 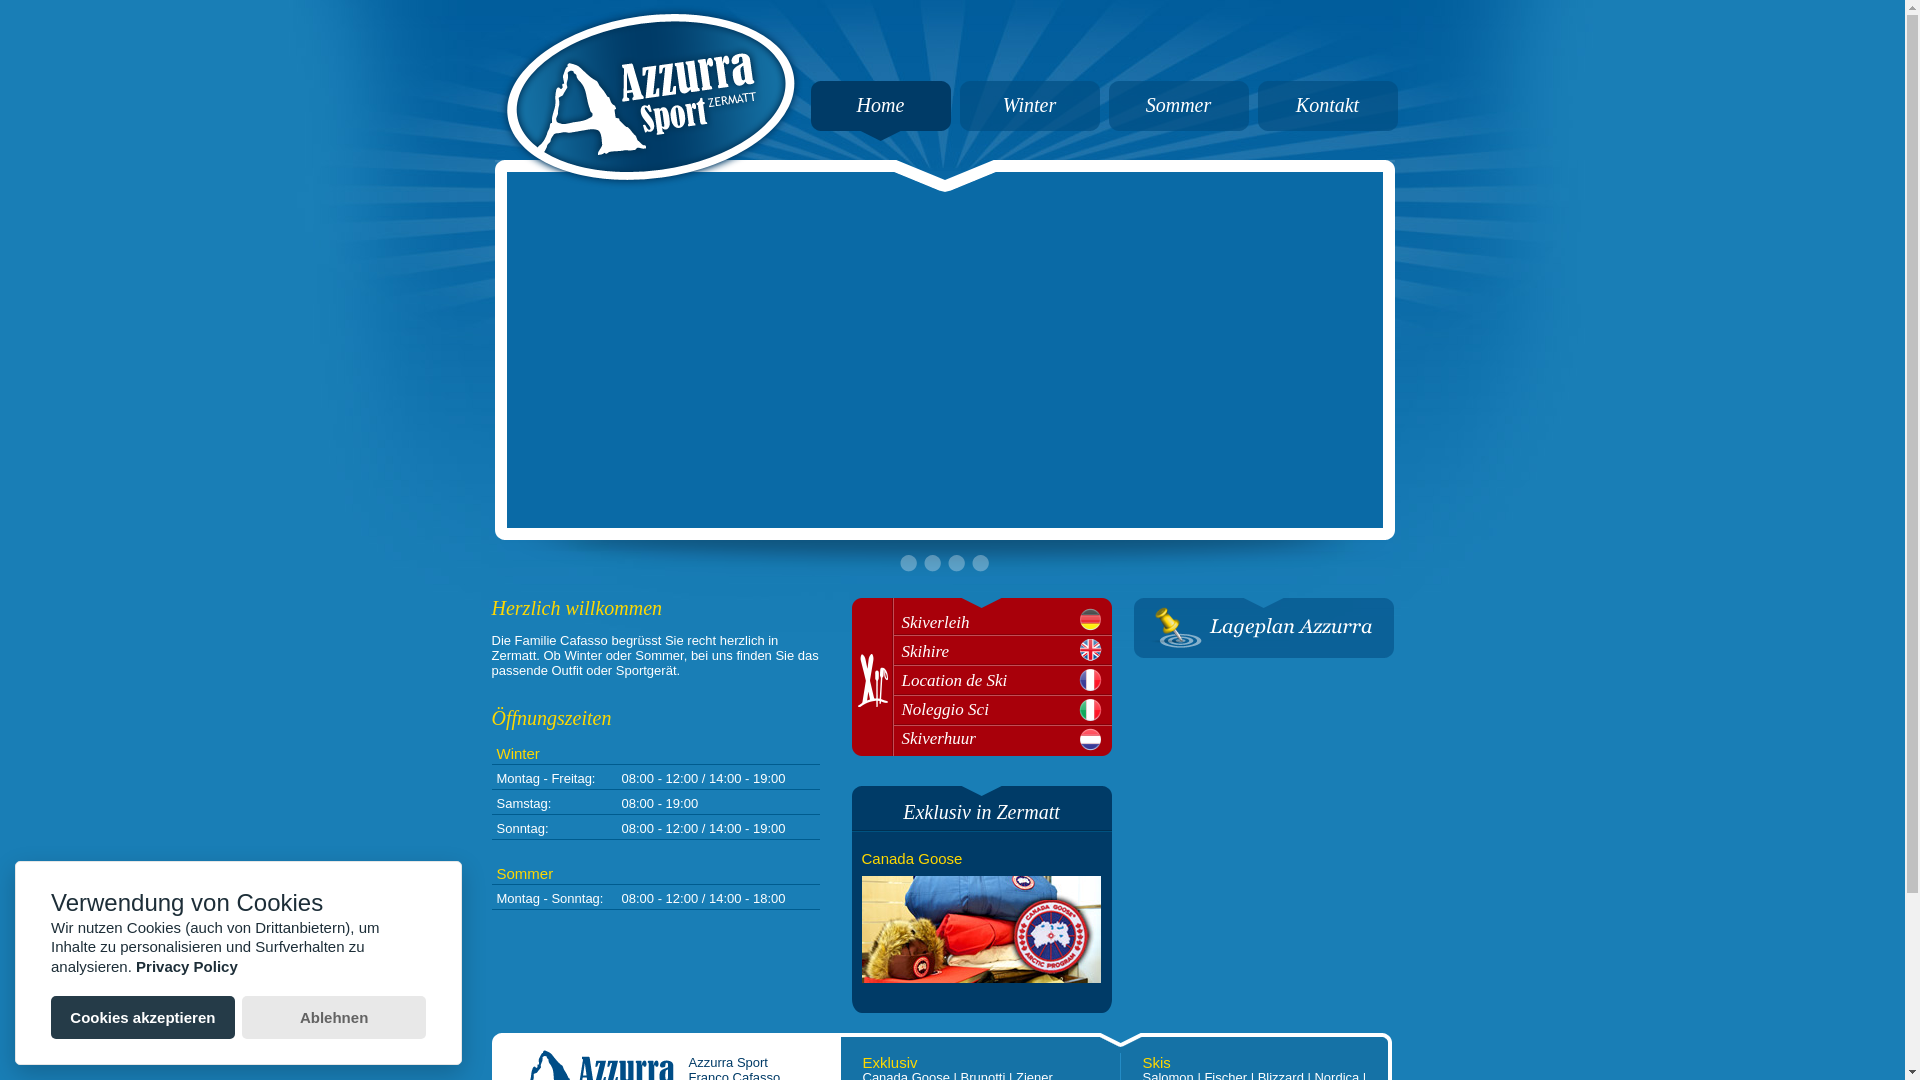 I want to click on 'Kontakt', so click(x=1296, y=104).